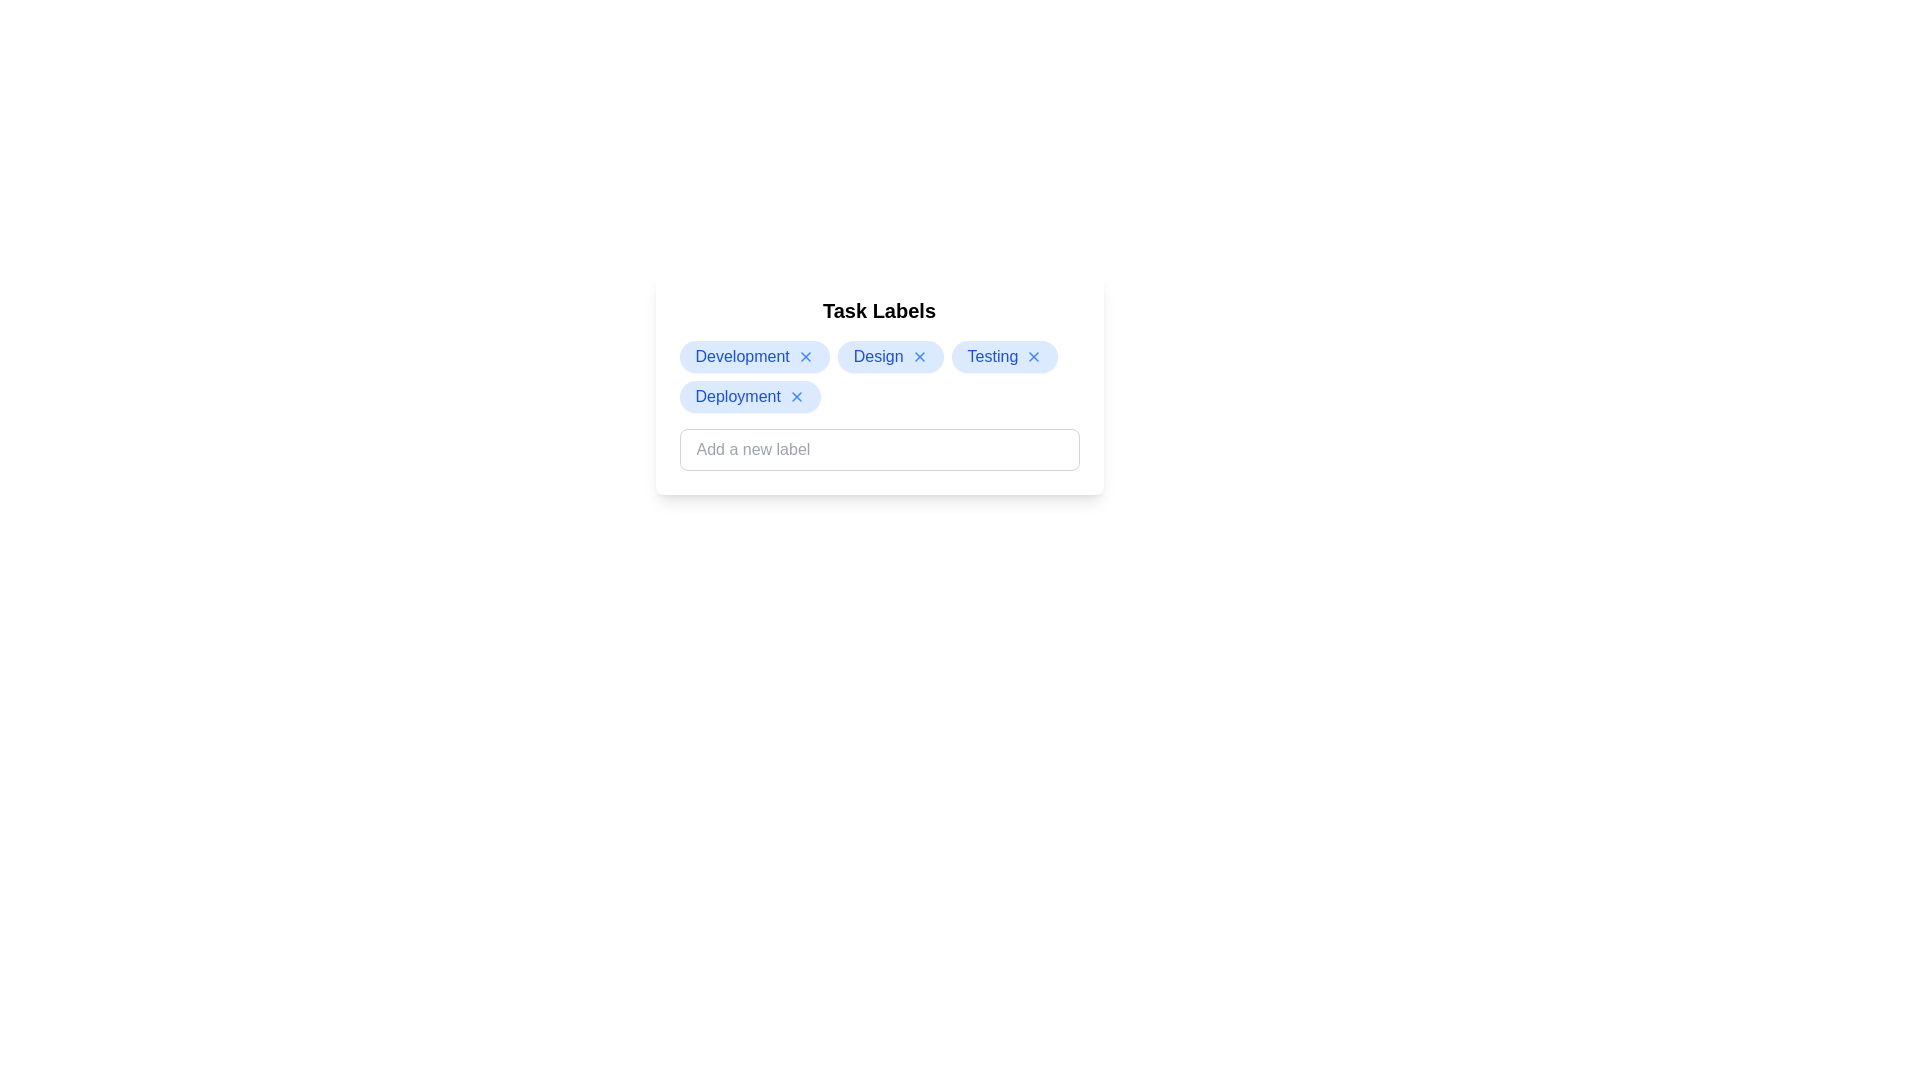 The image size is (1920, 1080). I want to click on the delete icon located on the right end of the 'Deployment' label, so click(795, 397).